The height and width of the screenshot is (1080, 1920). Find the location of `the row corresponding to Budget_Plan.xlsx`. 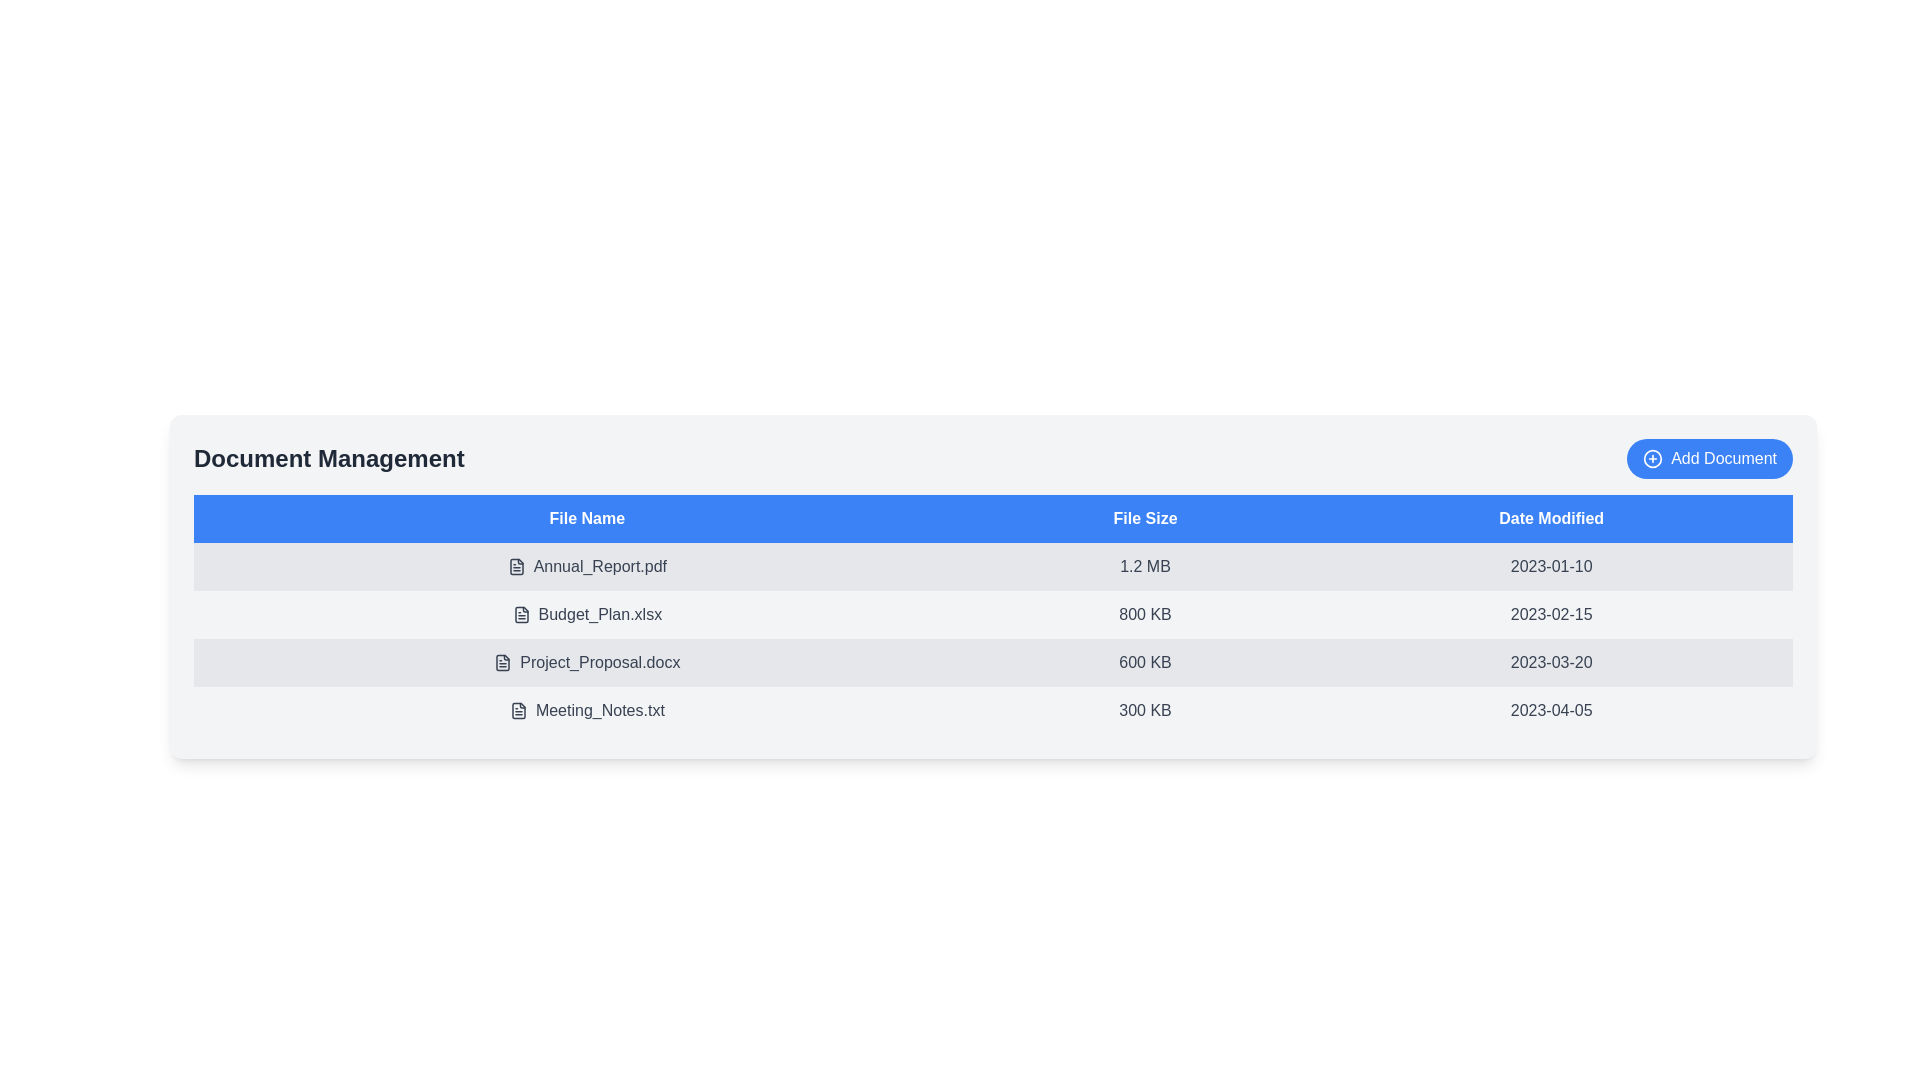

the row corresponding to Budget_Plan.xlsx is located at coordinates (585, 613).